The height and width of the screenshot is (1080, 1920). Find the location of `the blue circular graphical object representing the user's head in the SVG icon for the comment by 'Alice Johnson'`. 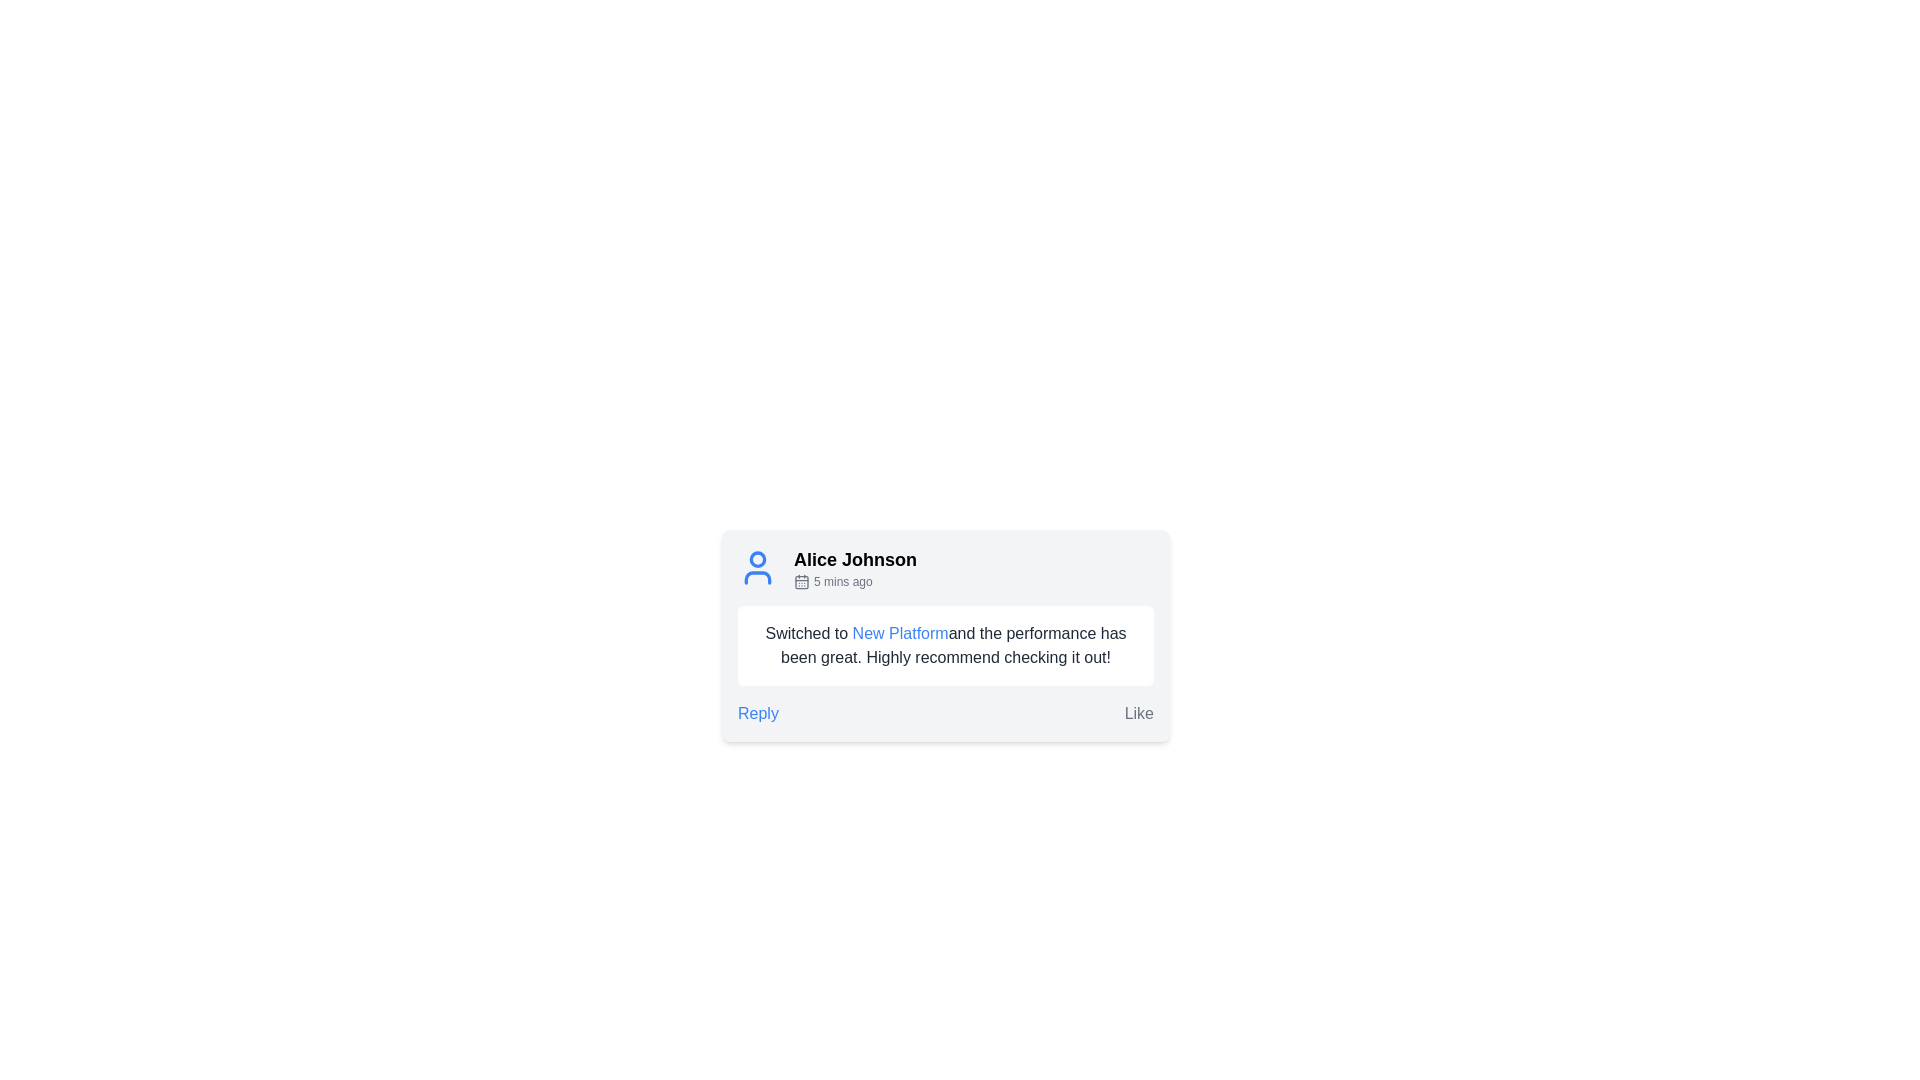

the blue circular graphical object representing the user's head in the SVG icon for the comment by 'Alice Johnson' is located at coordinates (757, 559).